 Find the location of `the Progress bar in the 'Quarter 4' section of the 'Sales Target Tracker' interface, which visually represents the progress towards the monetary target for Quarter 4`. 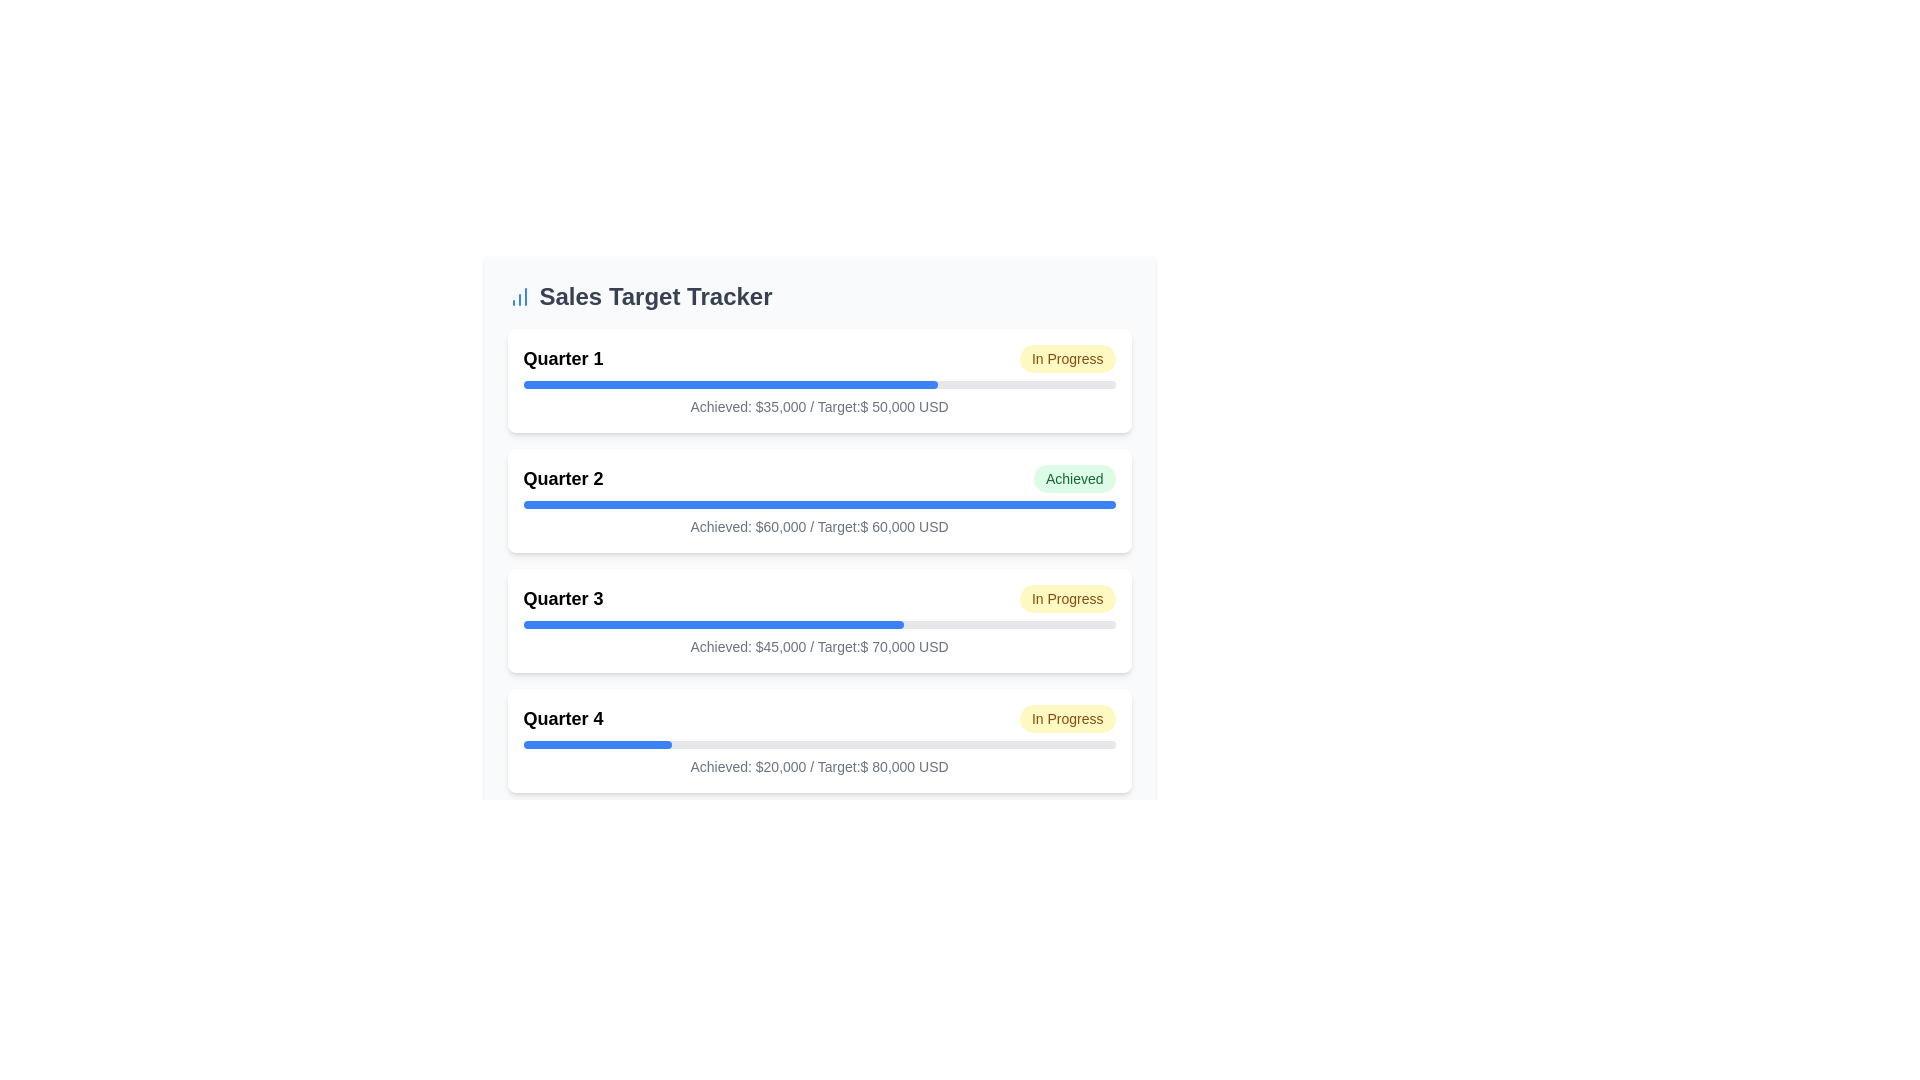

the Progress bar in the 'Quarter 4' section of the 'Sales Target Tracker' interface, which visually represents the progress towards the monetary target for Quarter 4 is located at coordinates (819, 744).